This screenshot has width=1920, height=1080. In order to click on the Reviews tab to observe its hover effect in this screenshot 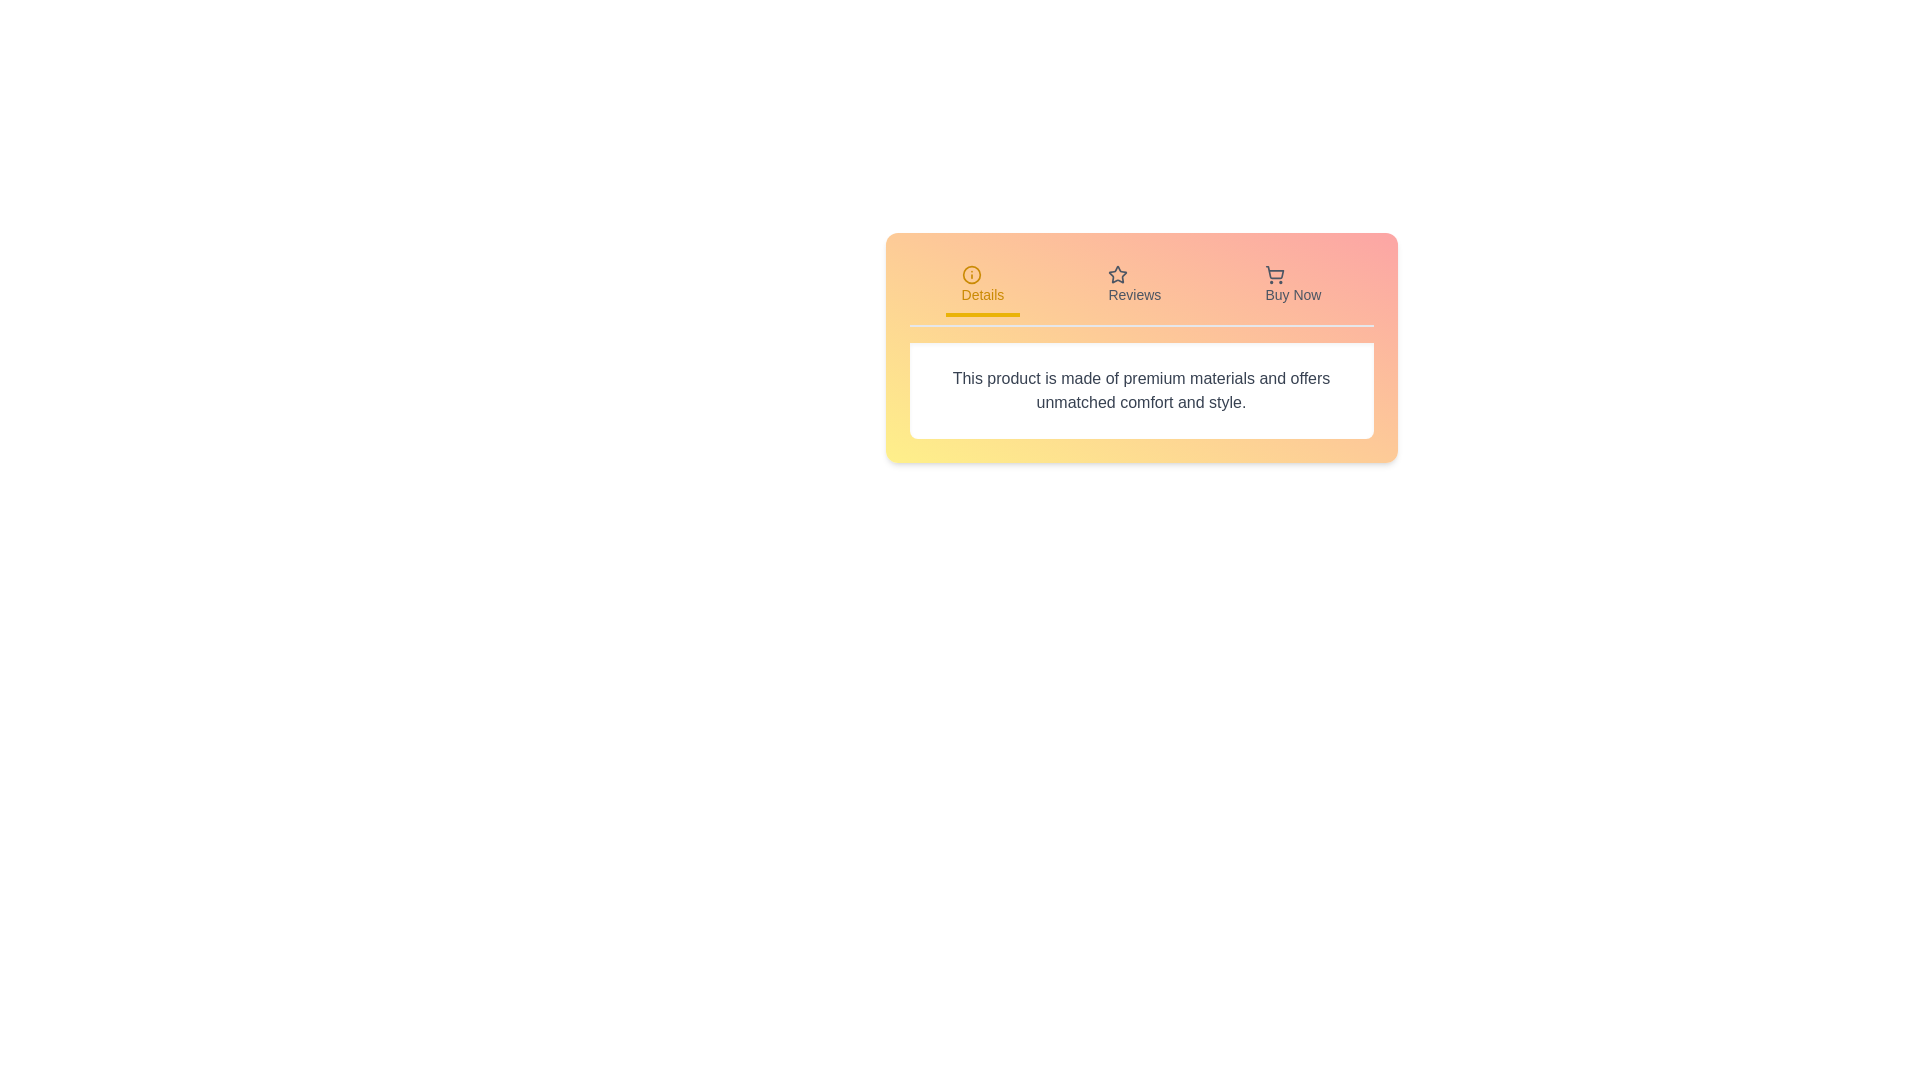, I will do `click(1134, 286)`.